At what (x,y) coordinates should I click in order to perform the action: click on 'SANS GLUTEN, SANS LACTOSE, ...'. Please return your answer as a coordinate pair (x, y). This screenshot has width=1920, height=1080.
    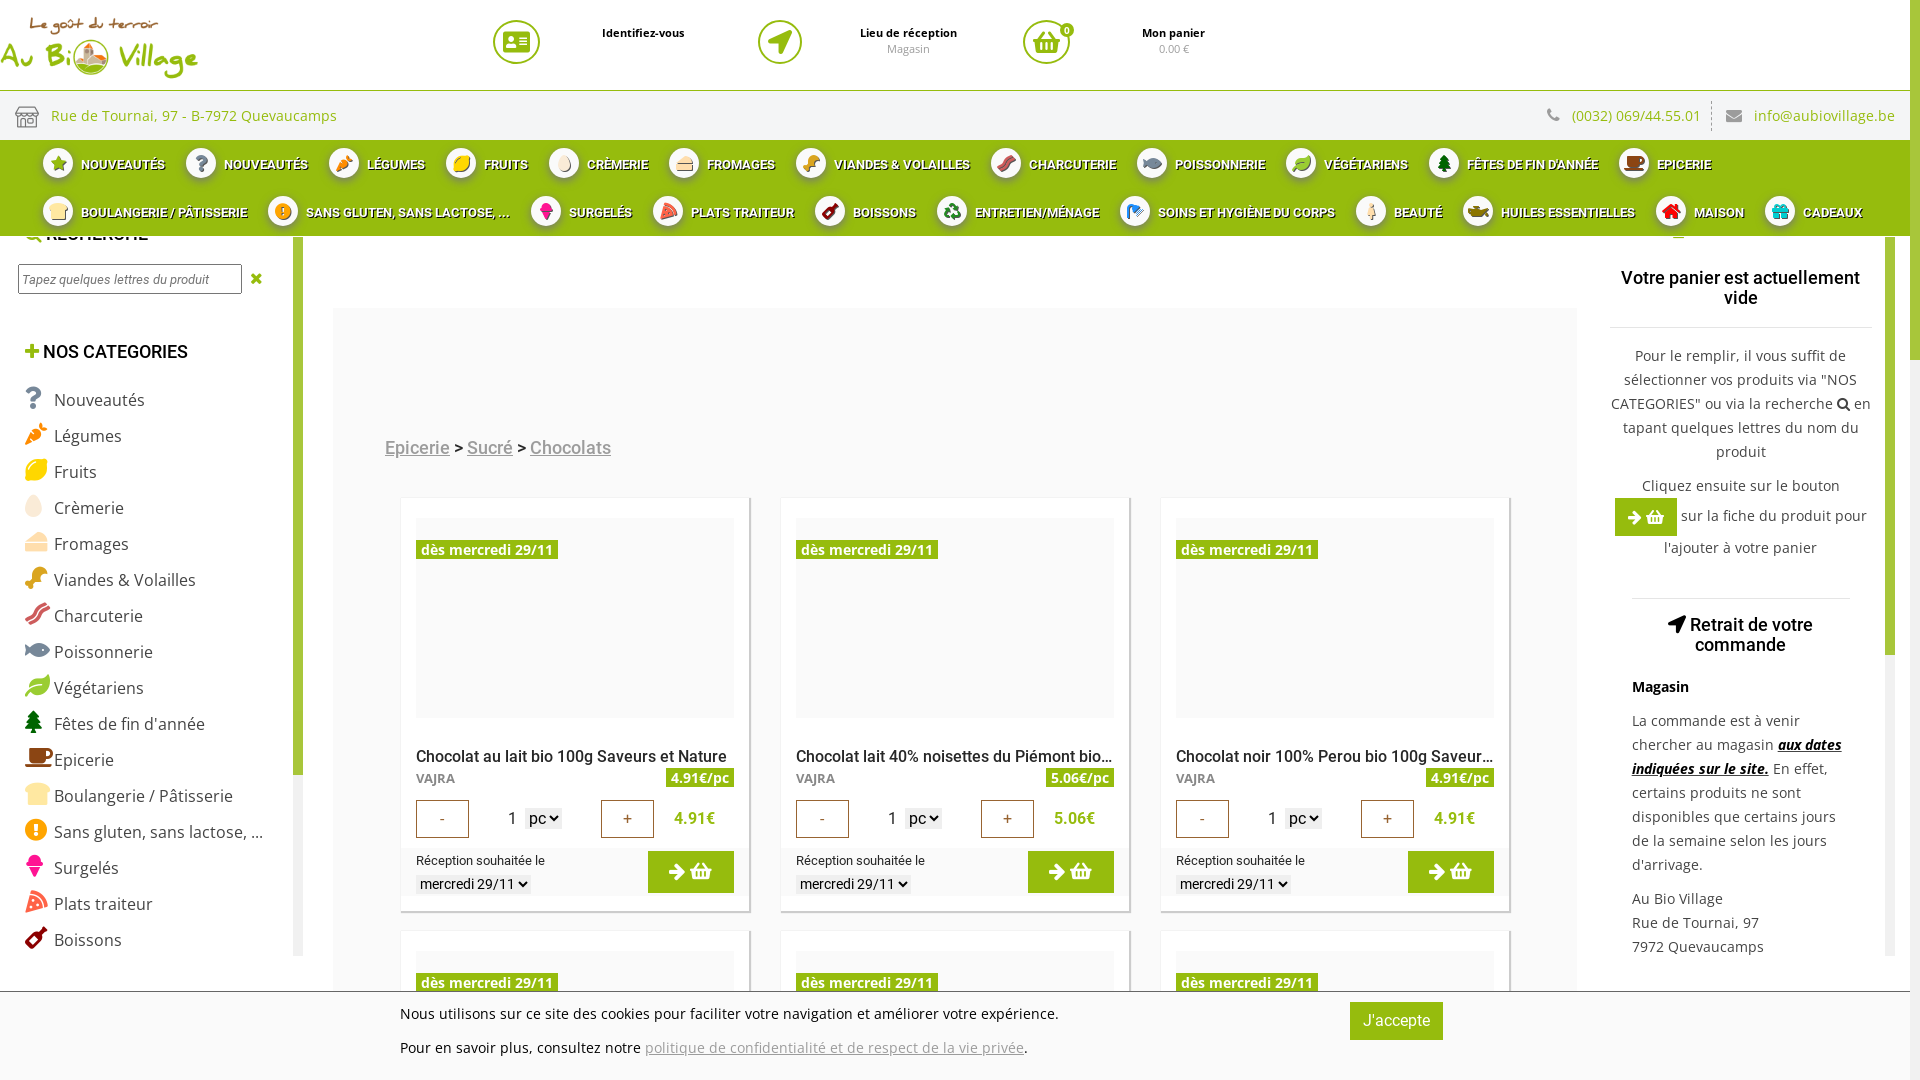
    Looking at the image, I should click on (386, 207).